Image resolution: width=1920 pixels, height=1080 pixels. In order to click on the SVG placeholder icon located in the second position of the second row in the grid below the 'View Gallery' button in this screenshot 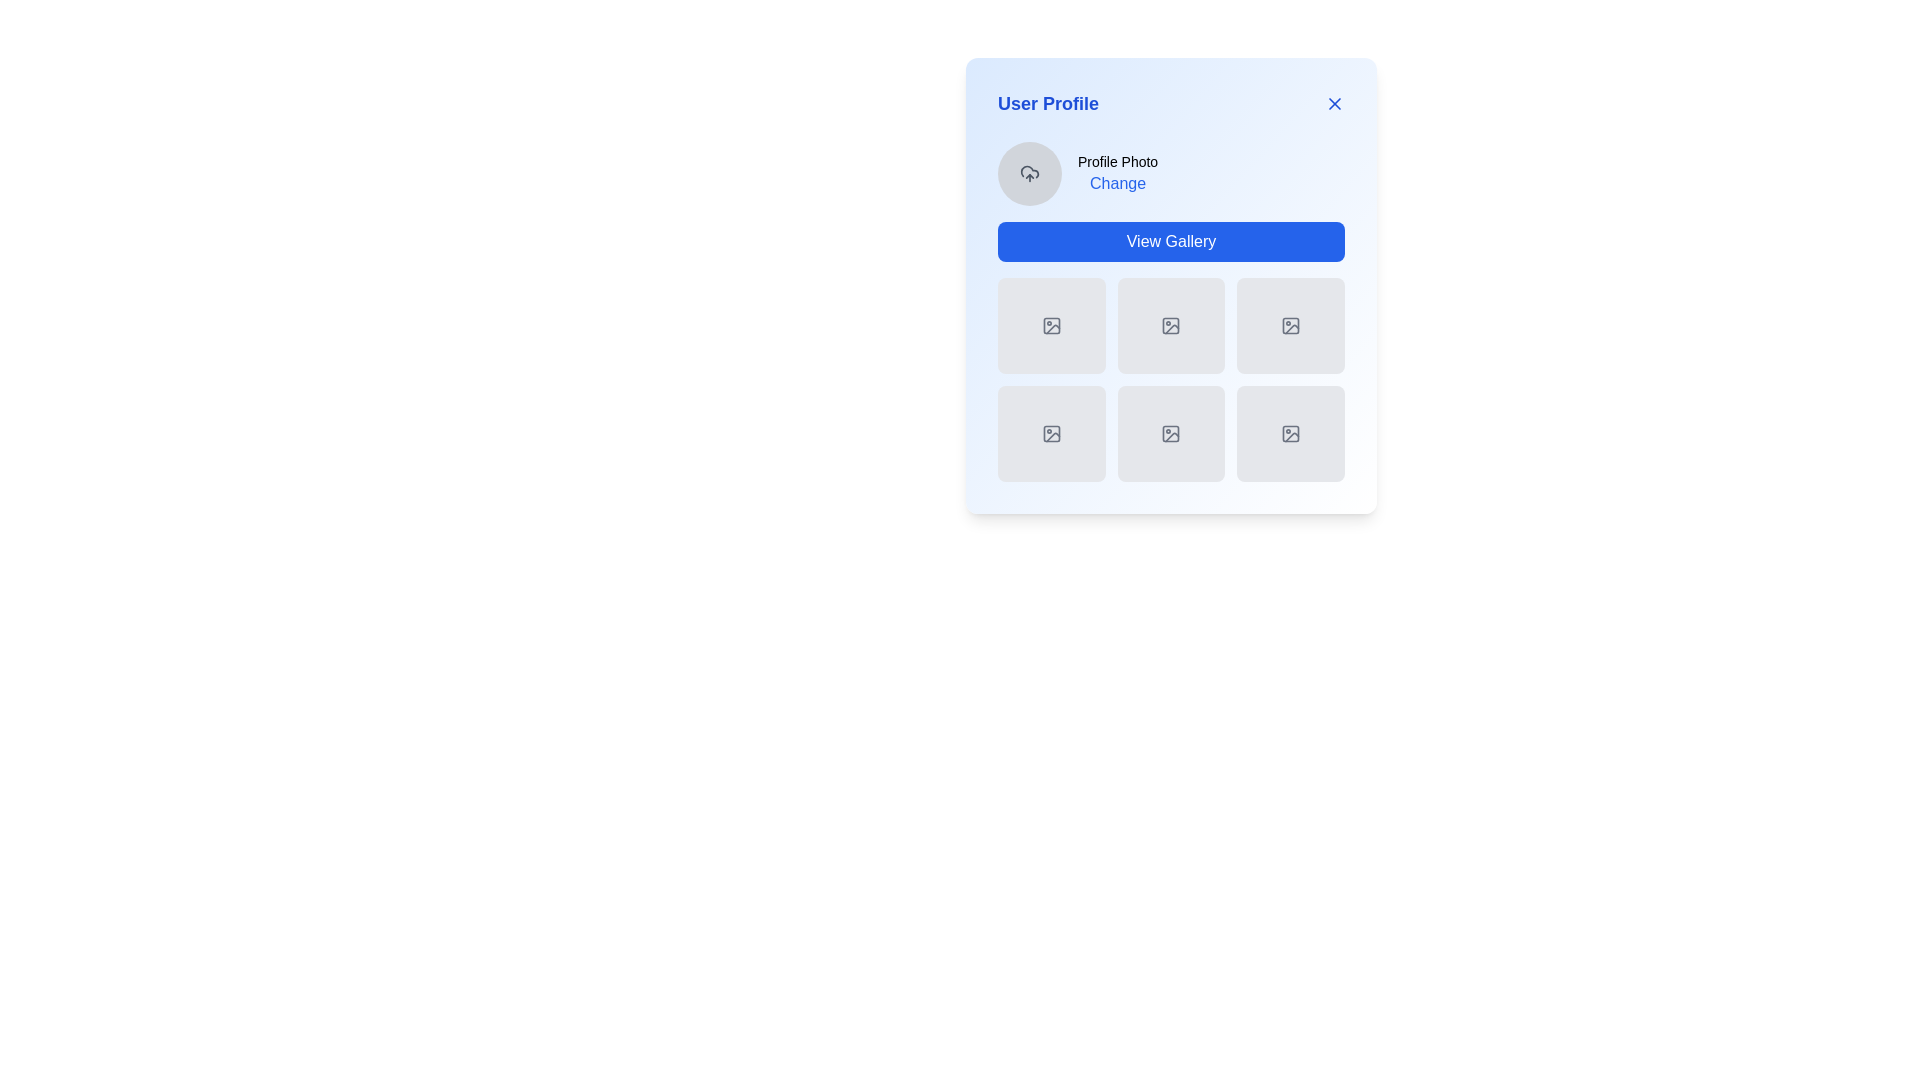, I will do `click(1050, 433)`.